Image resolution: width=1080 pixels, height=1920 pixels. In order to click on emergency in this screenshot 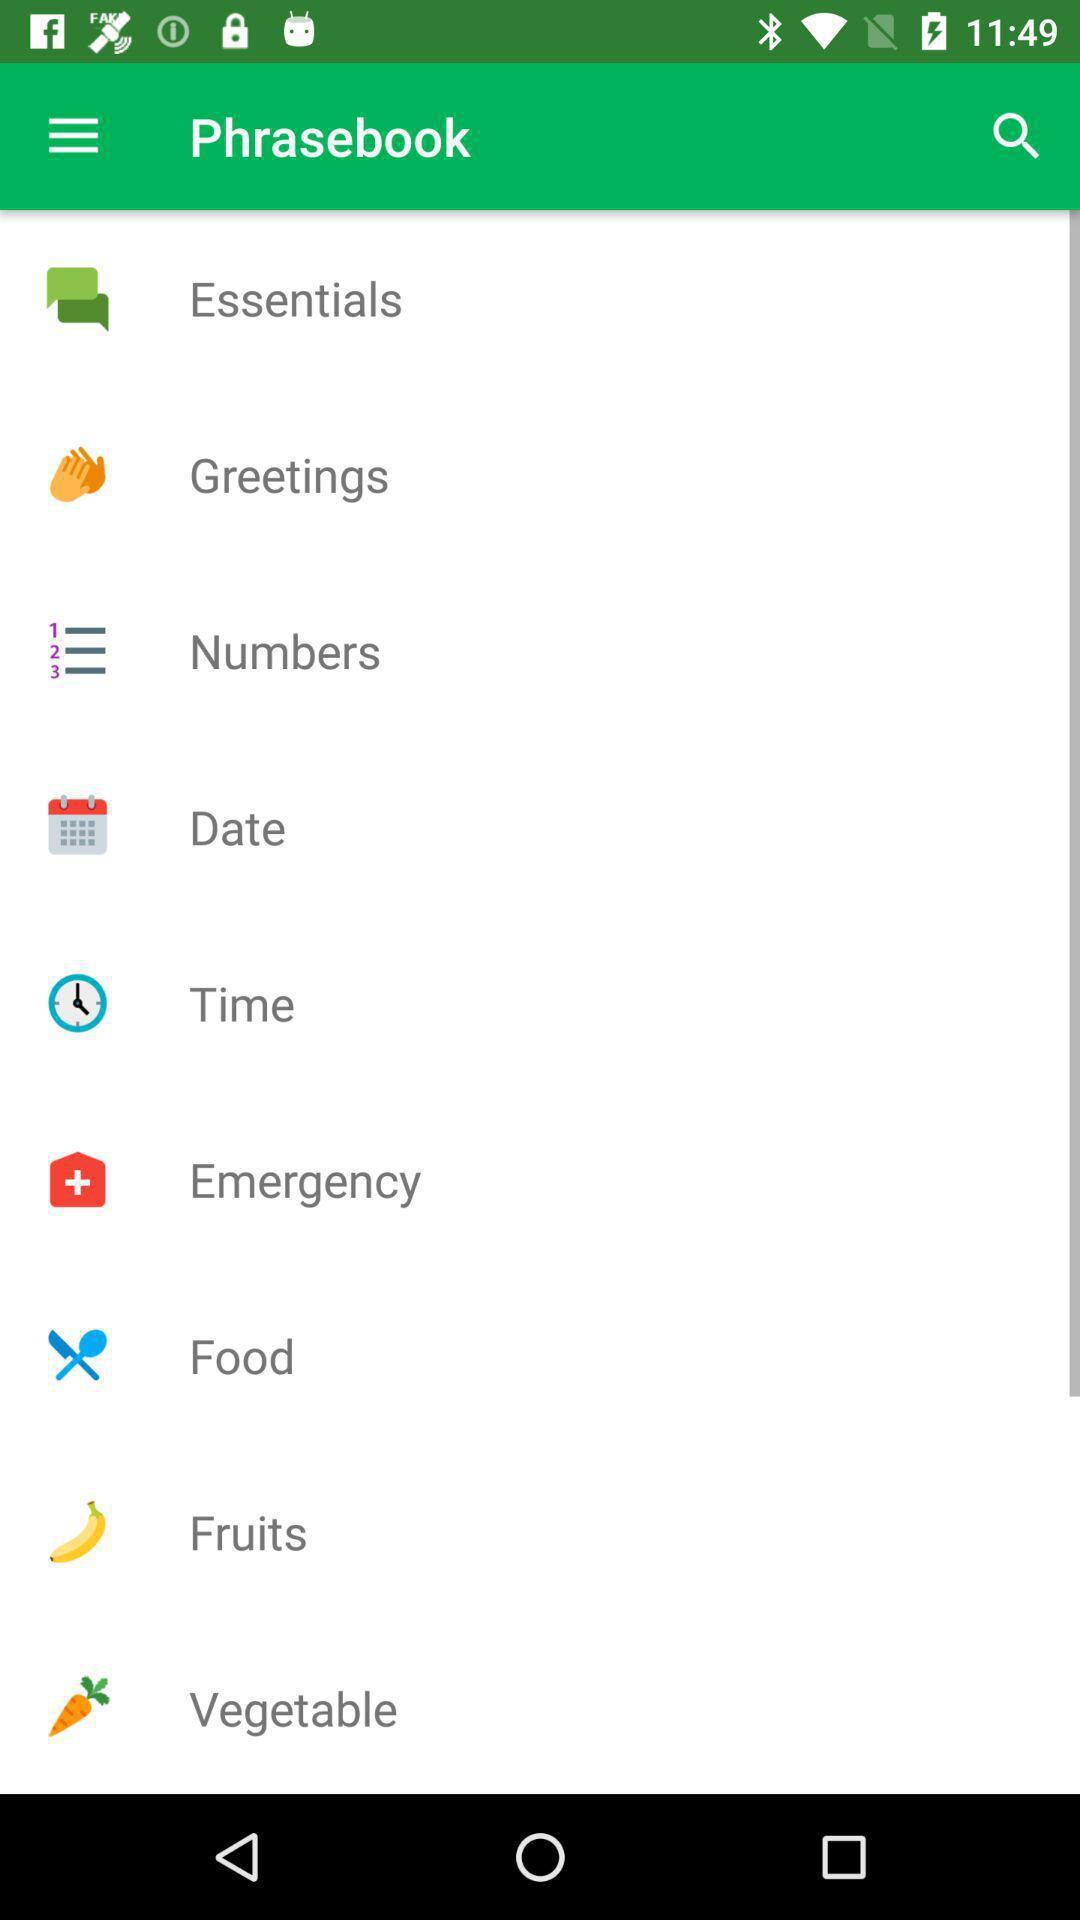, I will do `click(76, 1179)`.